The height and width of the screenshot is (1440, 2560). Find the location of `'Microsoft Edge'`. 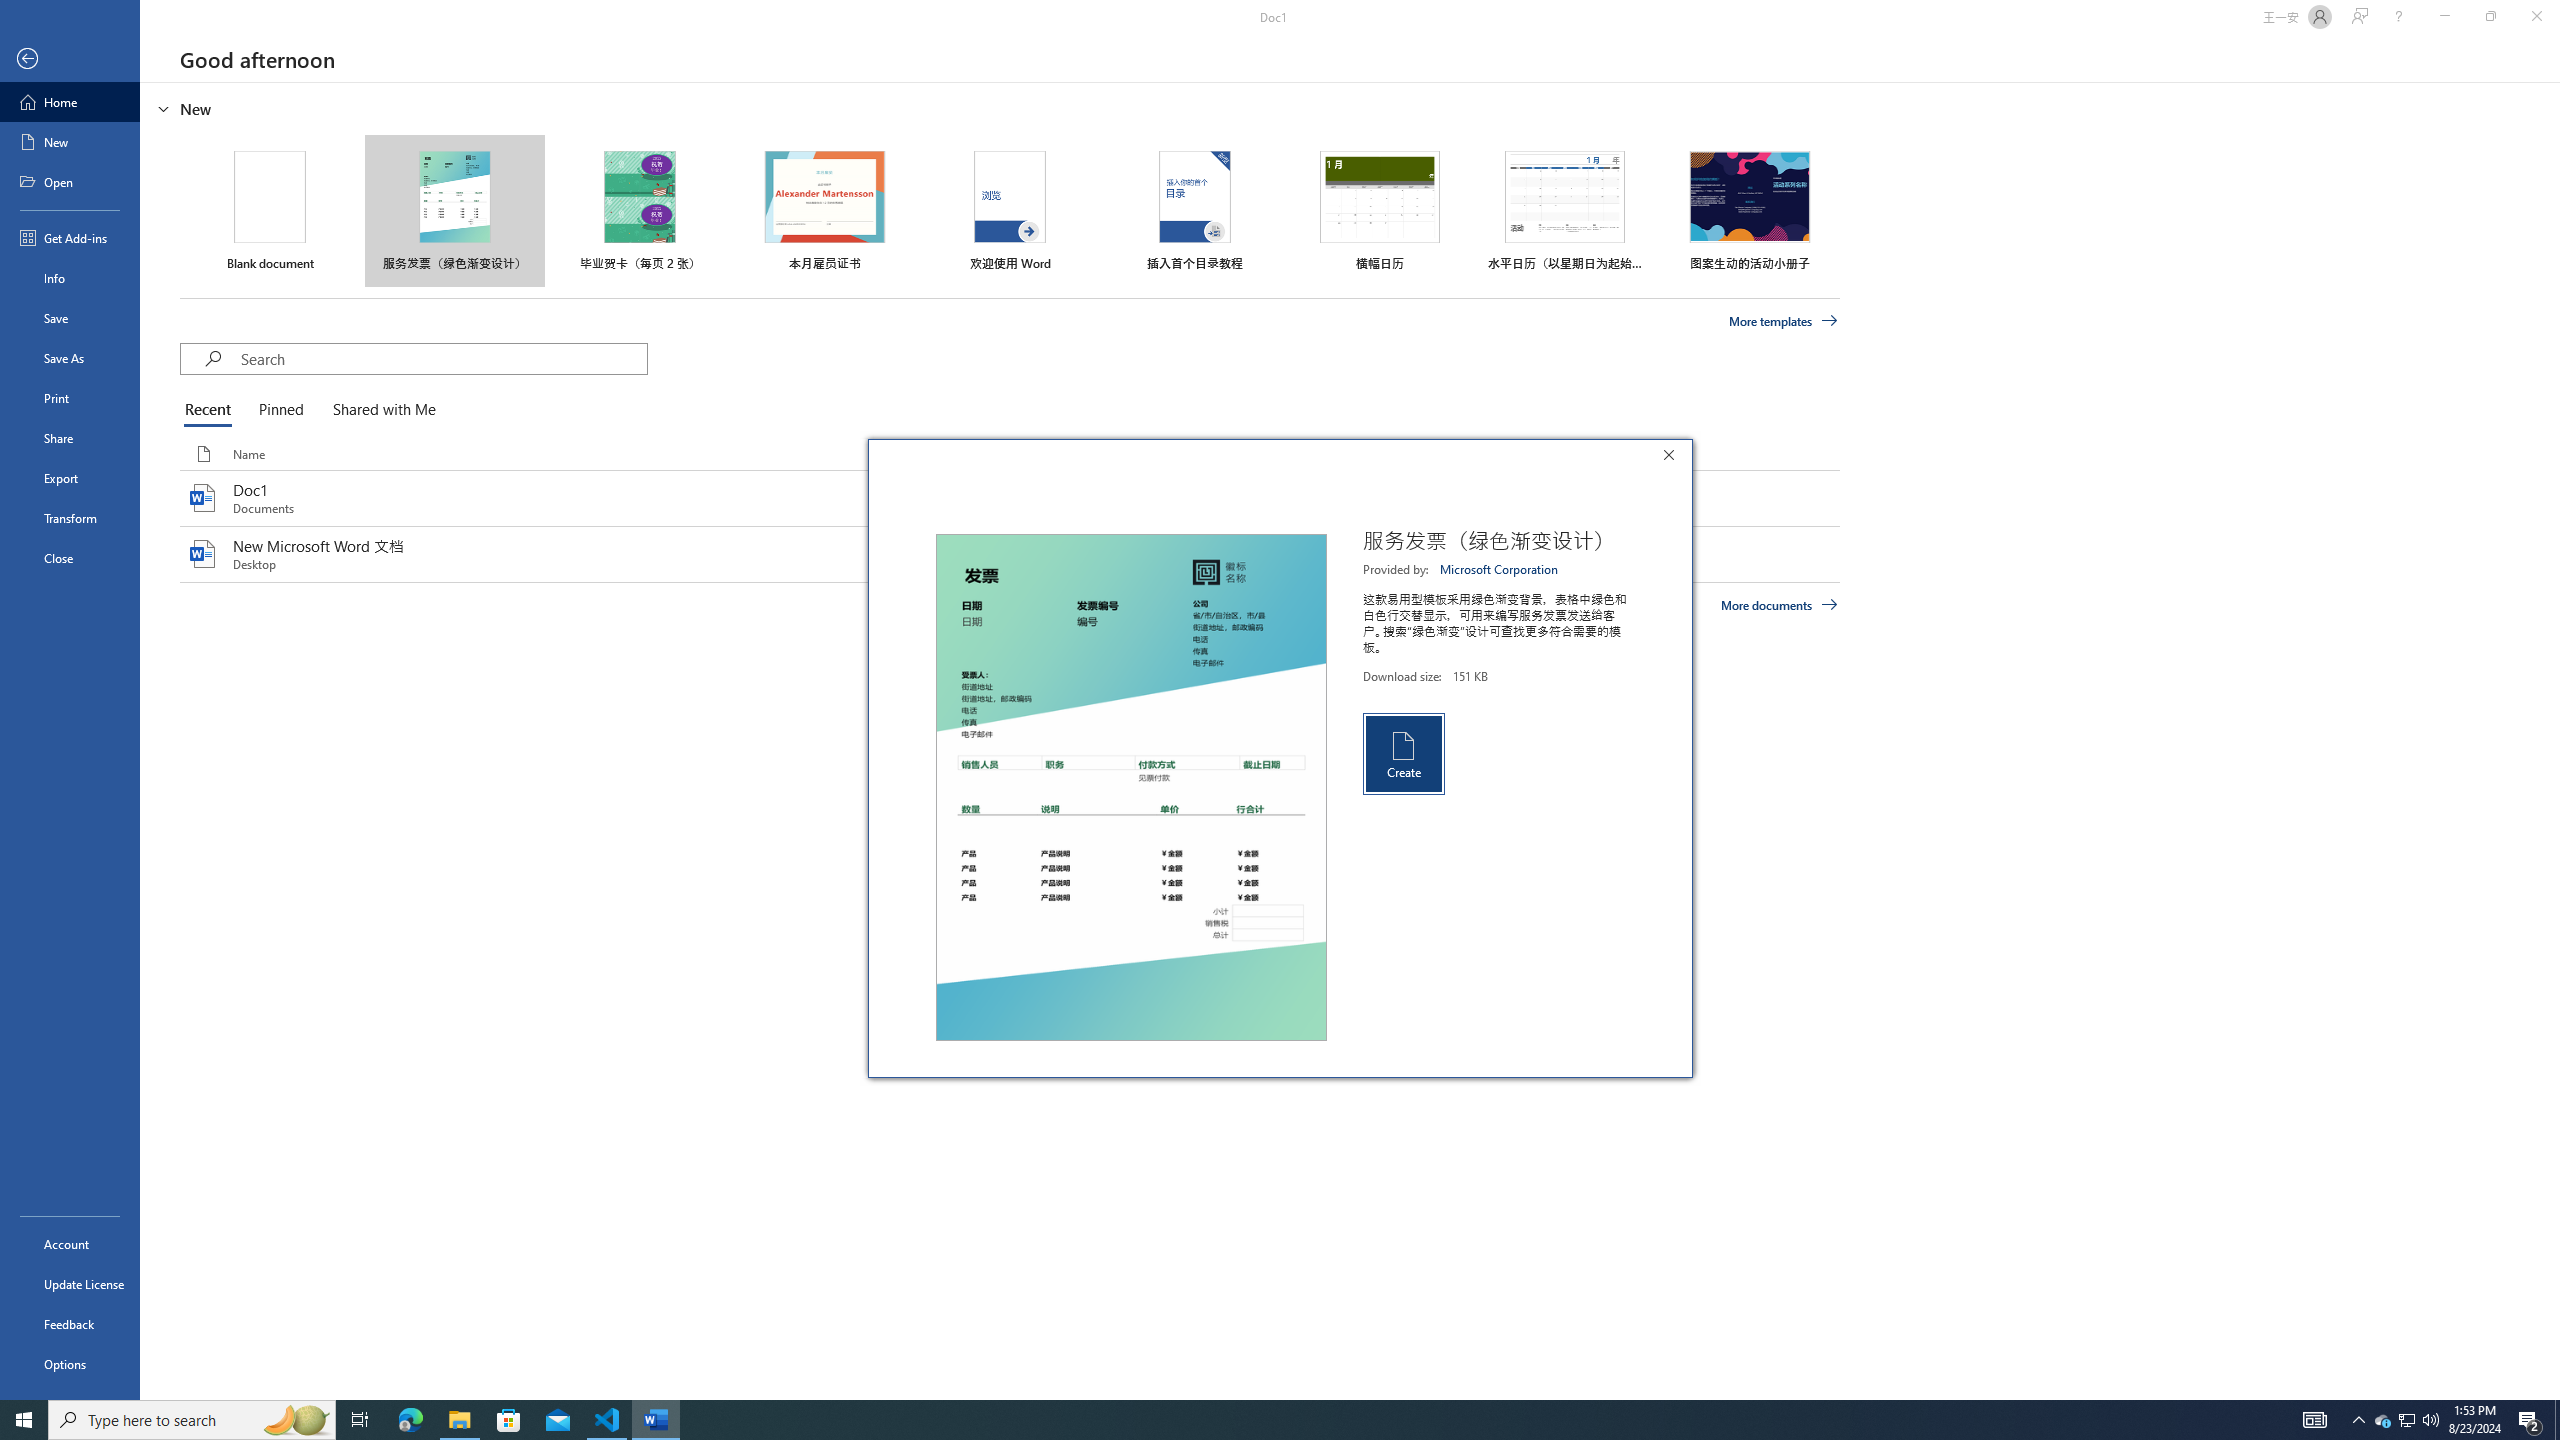

'Microsoft Edge' is located at coordinates (409, 1418).